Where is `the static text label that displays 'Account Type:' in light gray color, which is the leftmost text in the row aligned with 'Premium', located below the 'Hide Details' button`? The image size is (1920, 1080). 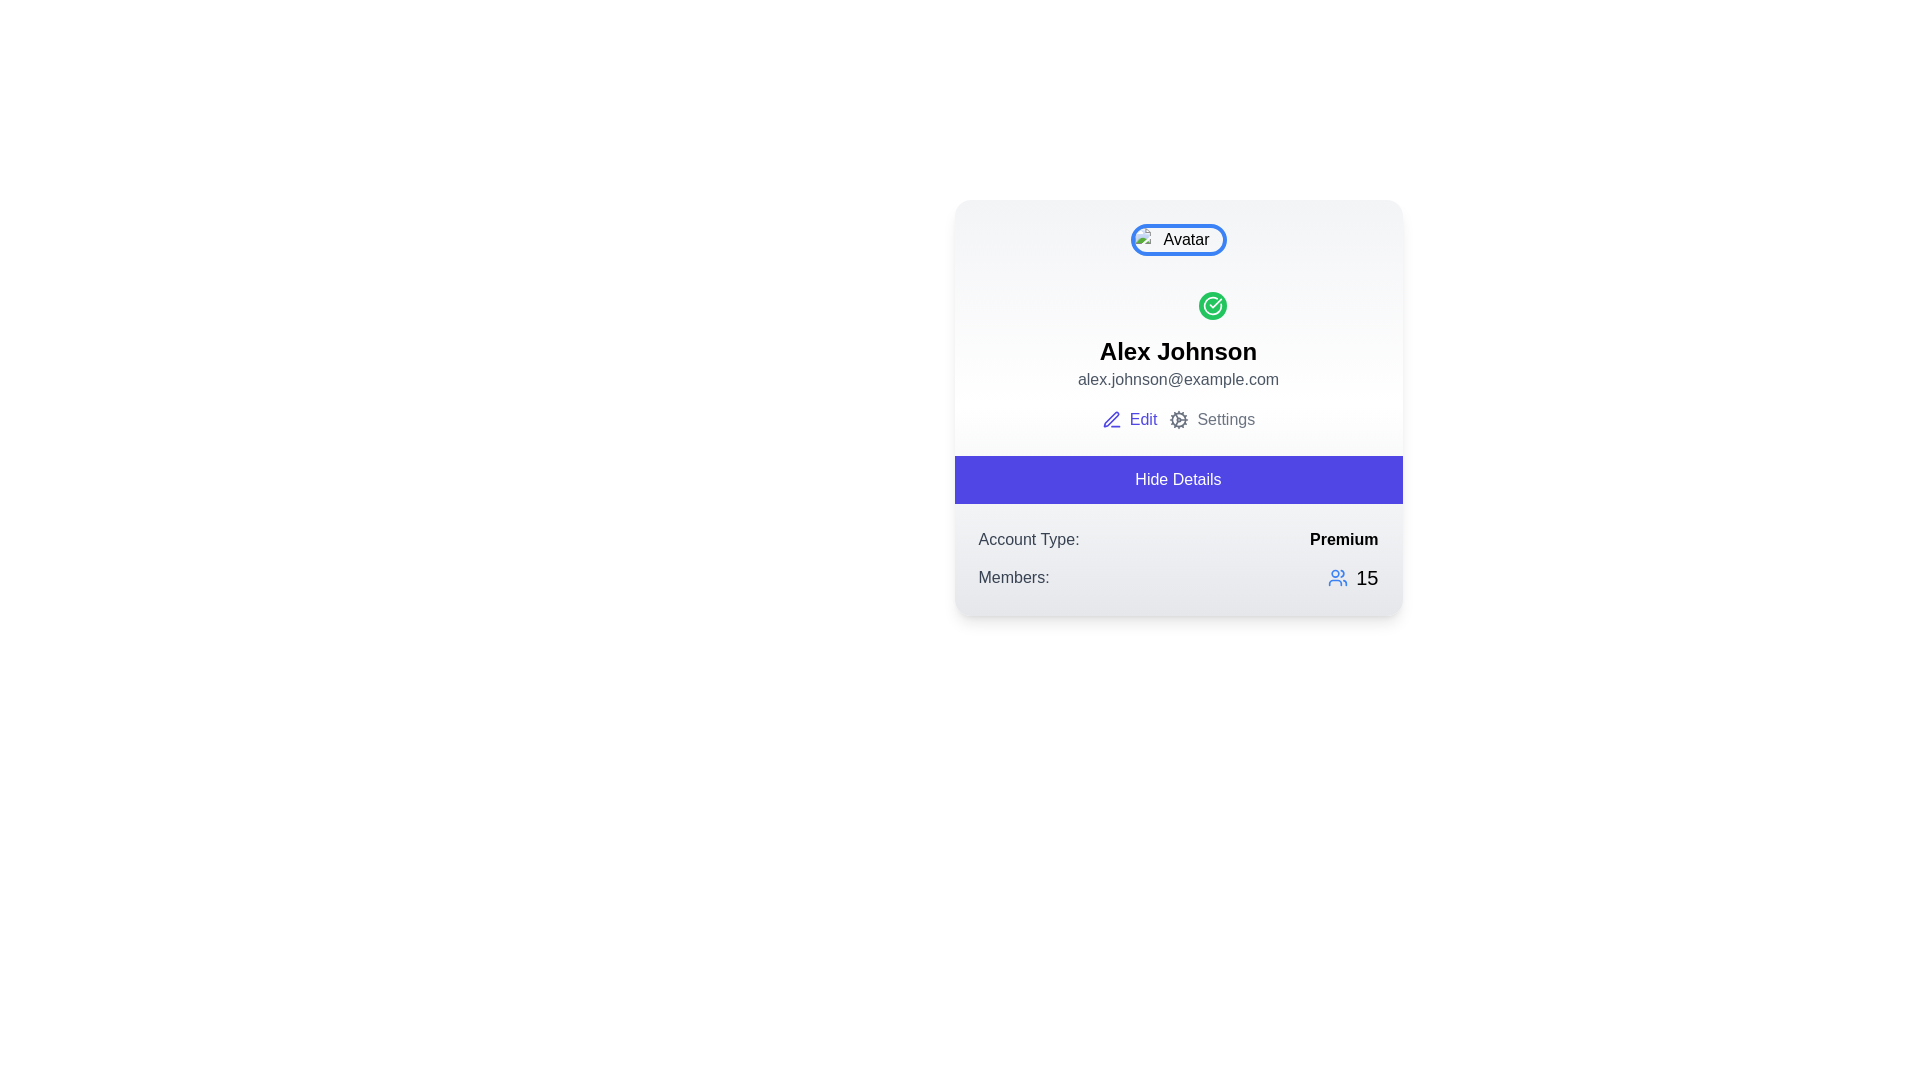
the static text label that displays 'Account Type:' in light gray color, which is the leftmost text in the row aligned with 'Premium', located below the 'Hide Details' button is located at coordinates (1029, 540).